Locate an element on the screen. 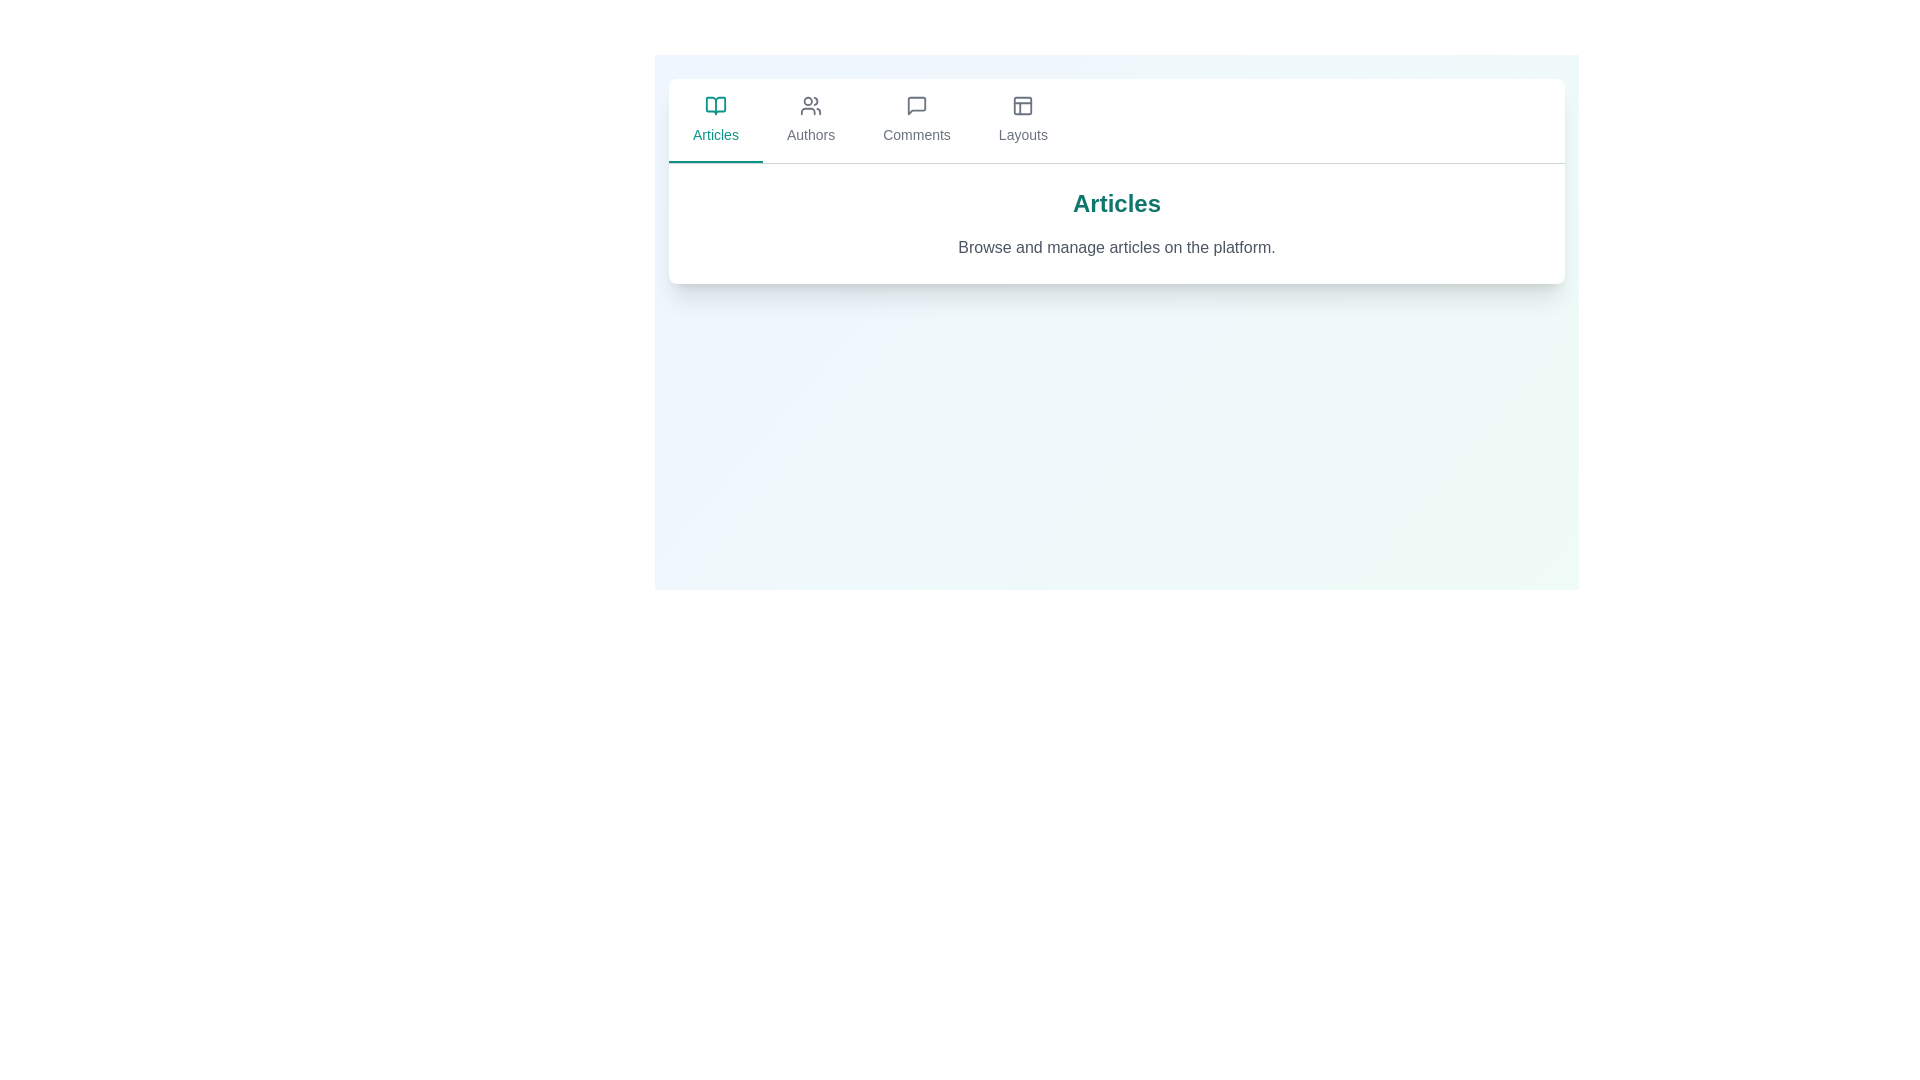 The image size is (1920, 1080). the Layouts tab is located at coordinates (1023, 120).